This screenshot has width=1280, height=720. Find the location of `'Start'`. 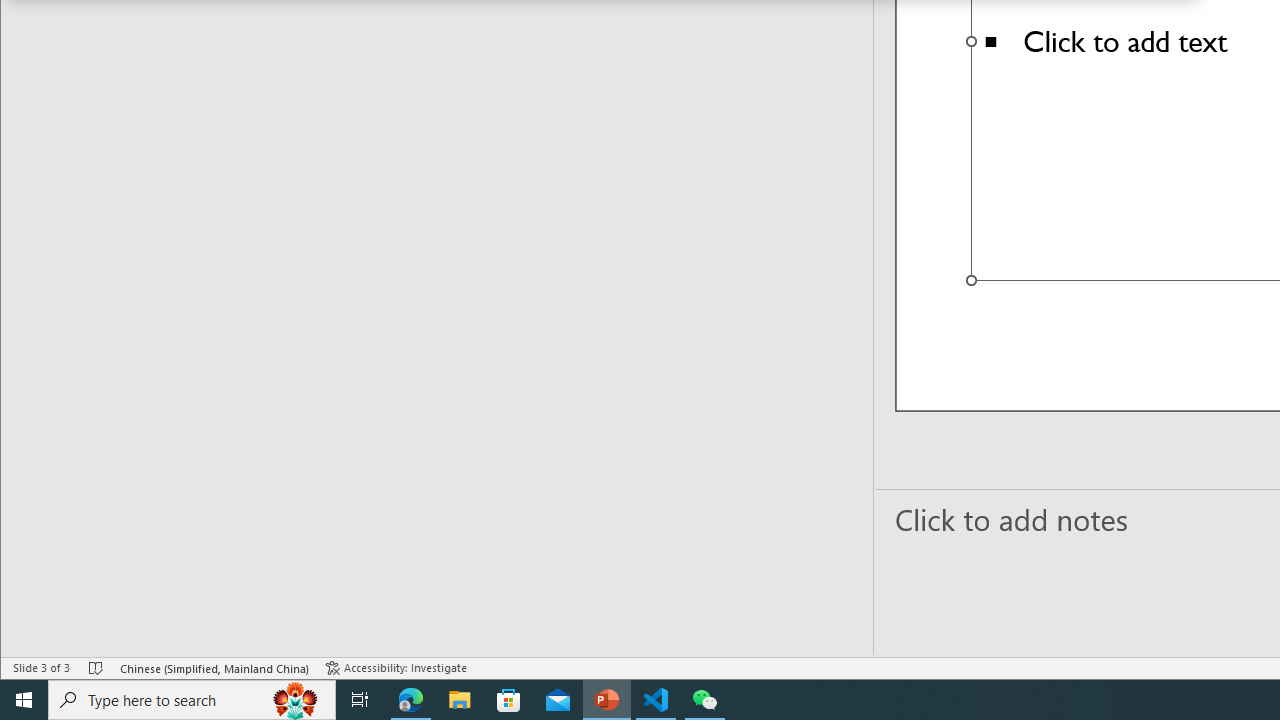

'Start' is located at coordinates (24, 698).